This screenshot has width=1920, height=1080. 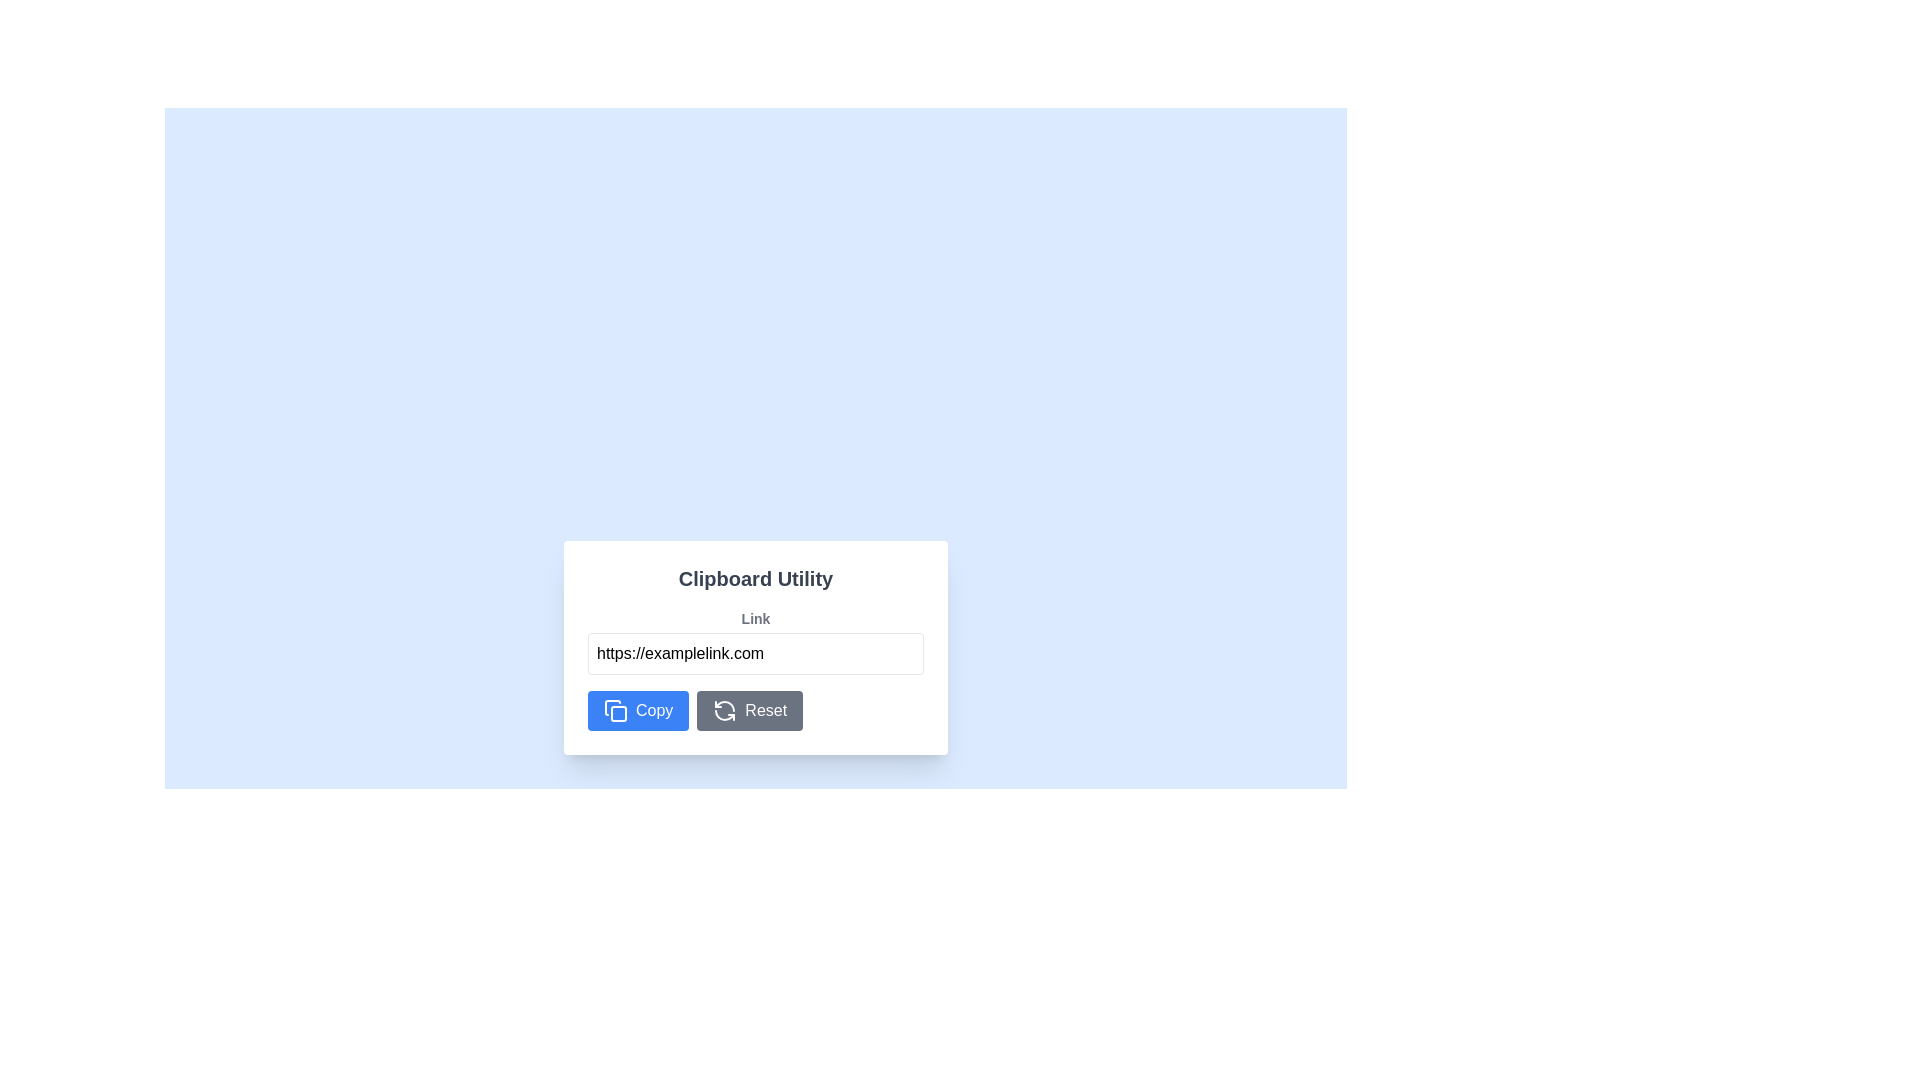 I want to click on the Text Input field, so click(x=754, y=641).